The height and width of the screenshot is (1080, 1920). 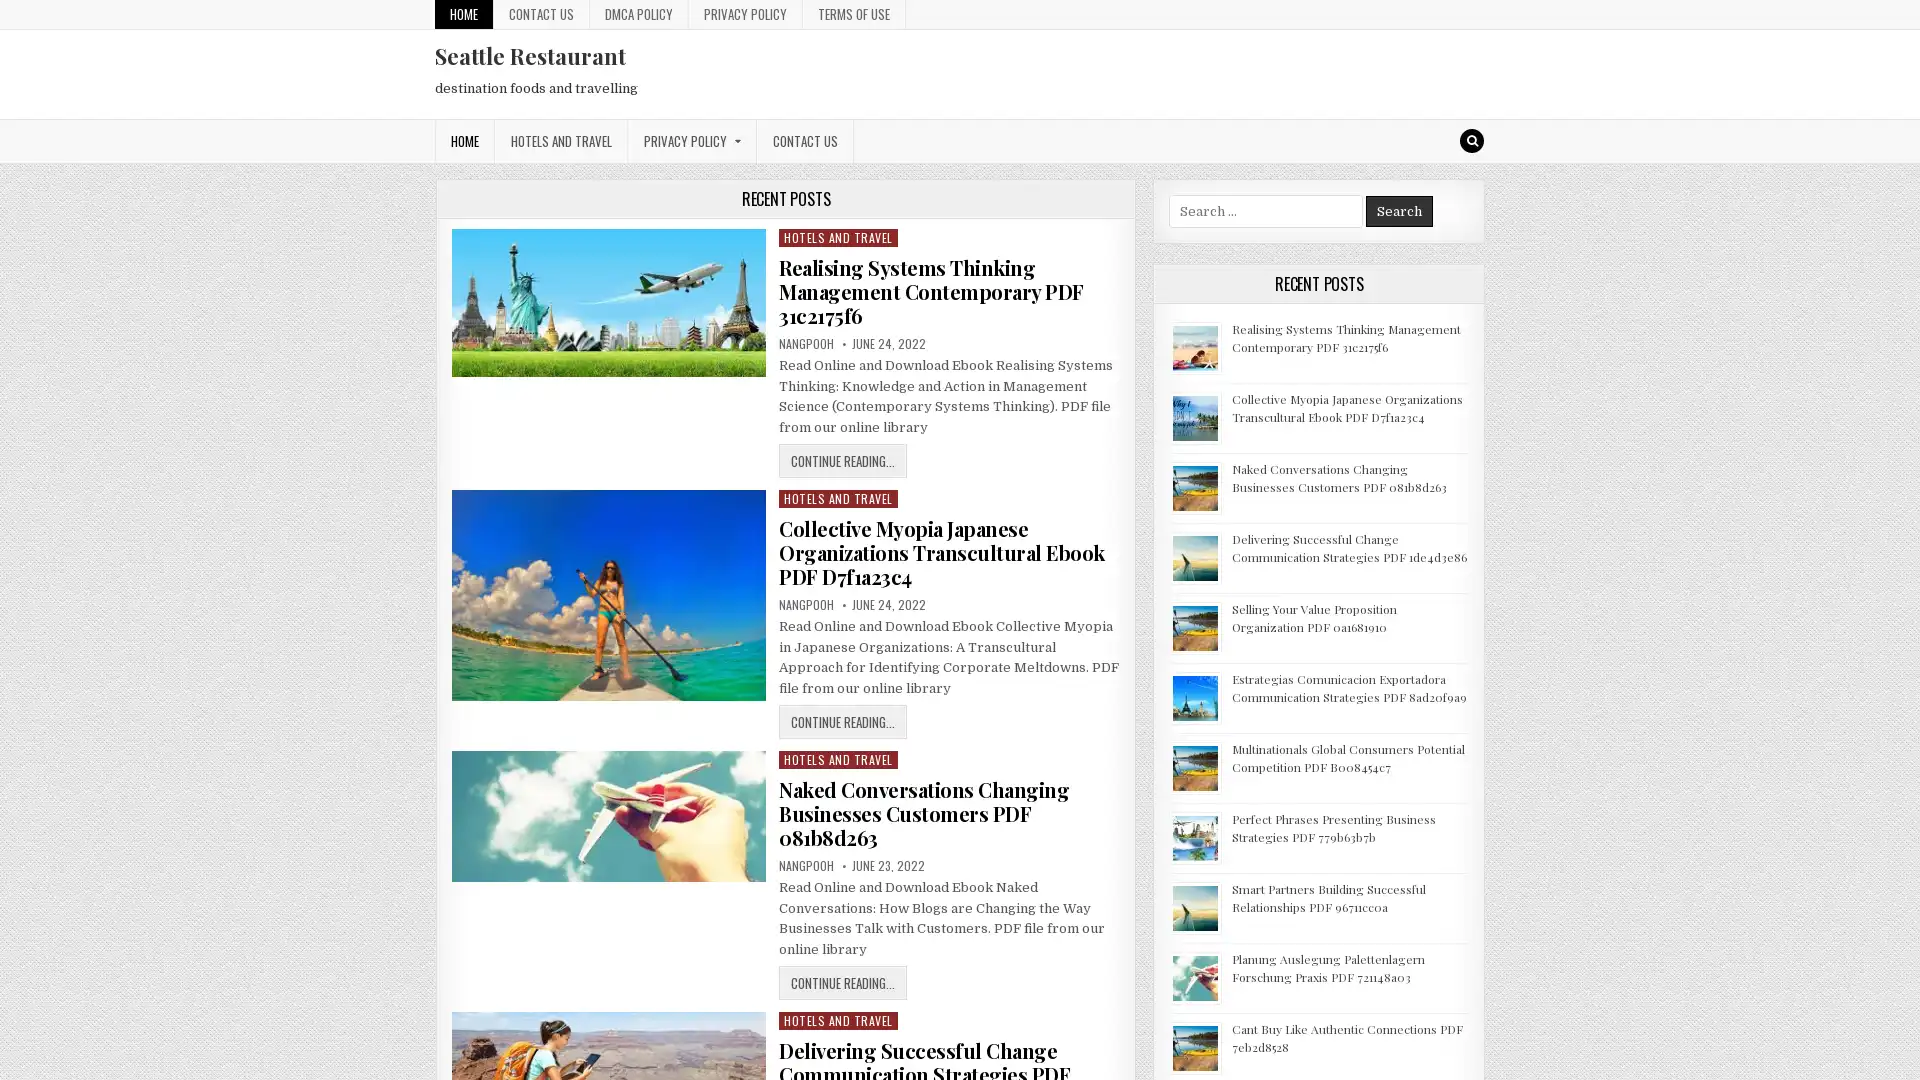 What do you see at coordinates (1398, 211) in the screenshot?
I see `Search` at bounding box center [1398, 211].